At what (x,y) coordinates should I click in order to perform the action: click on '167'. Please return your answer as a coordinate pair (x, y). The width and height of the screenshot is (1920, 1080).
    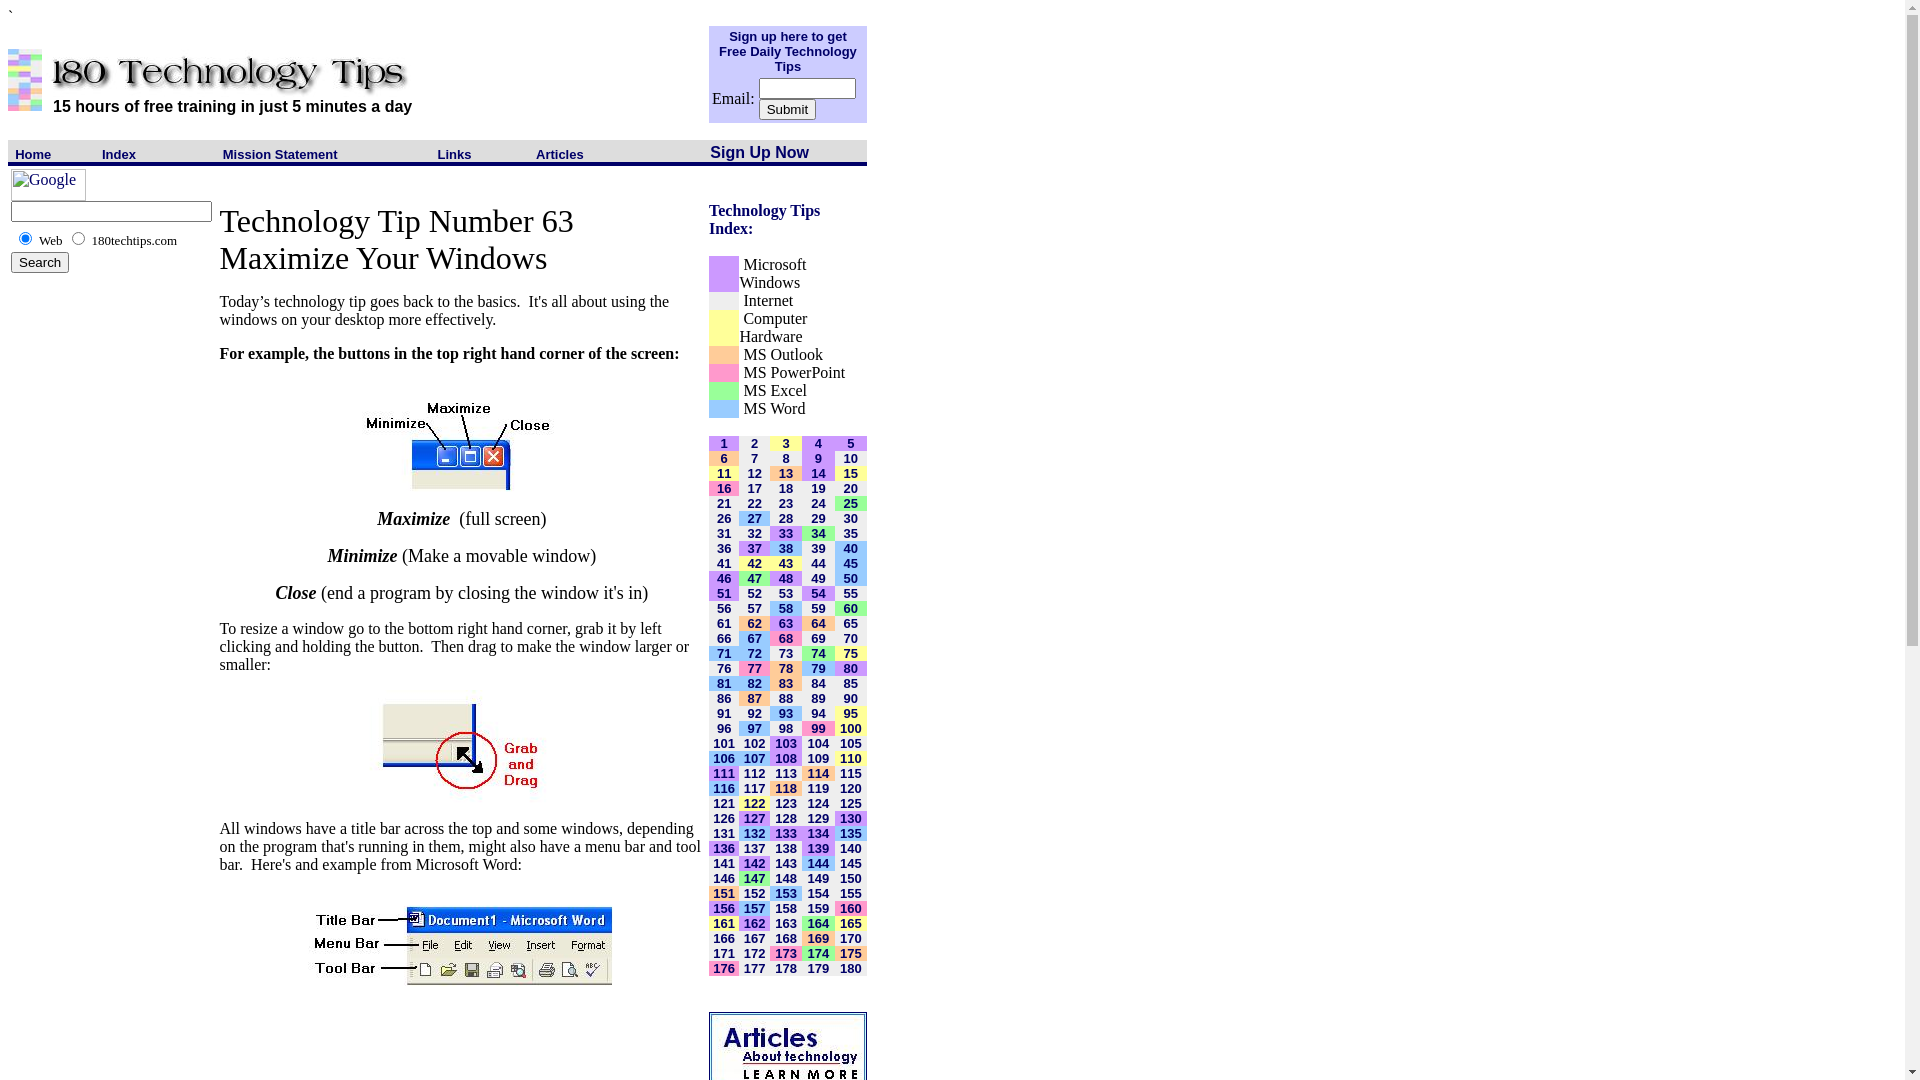
    Looking at the image, I should click on (753, 937).